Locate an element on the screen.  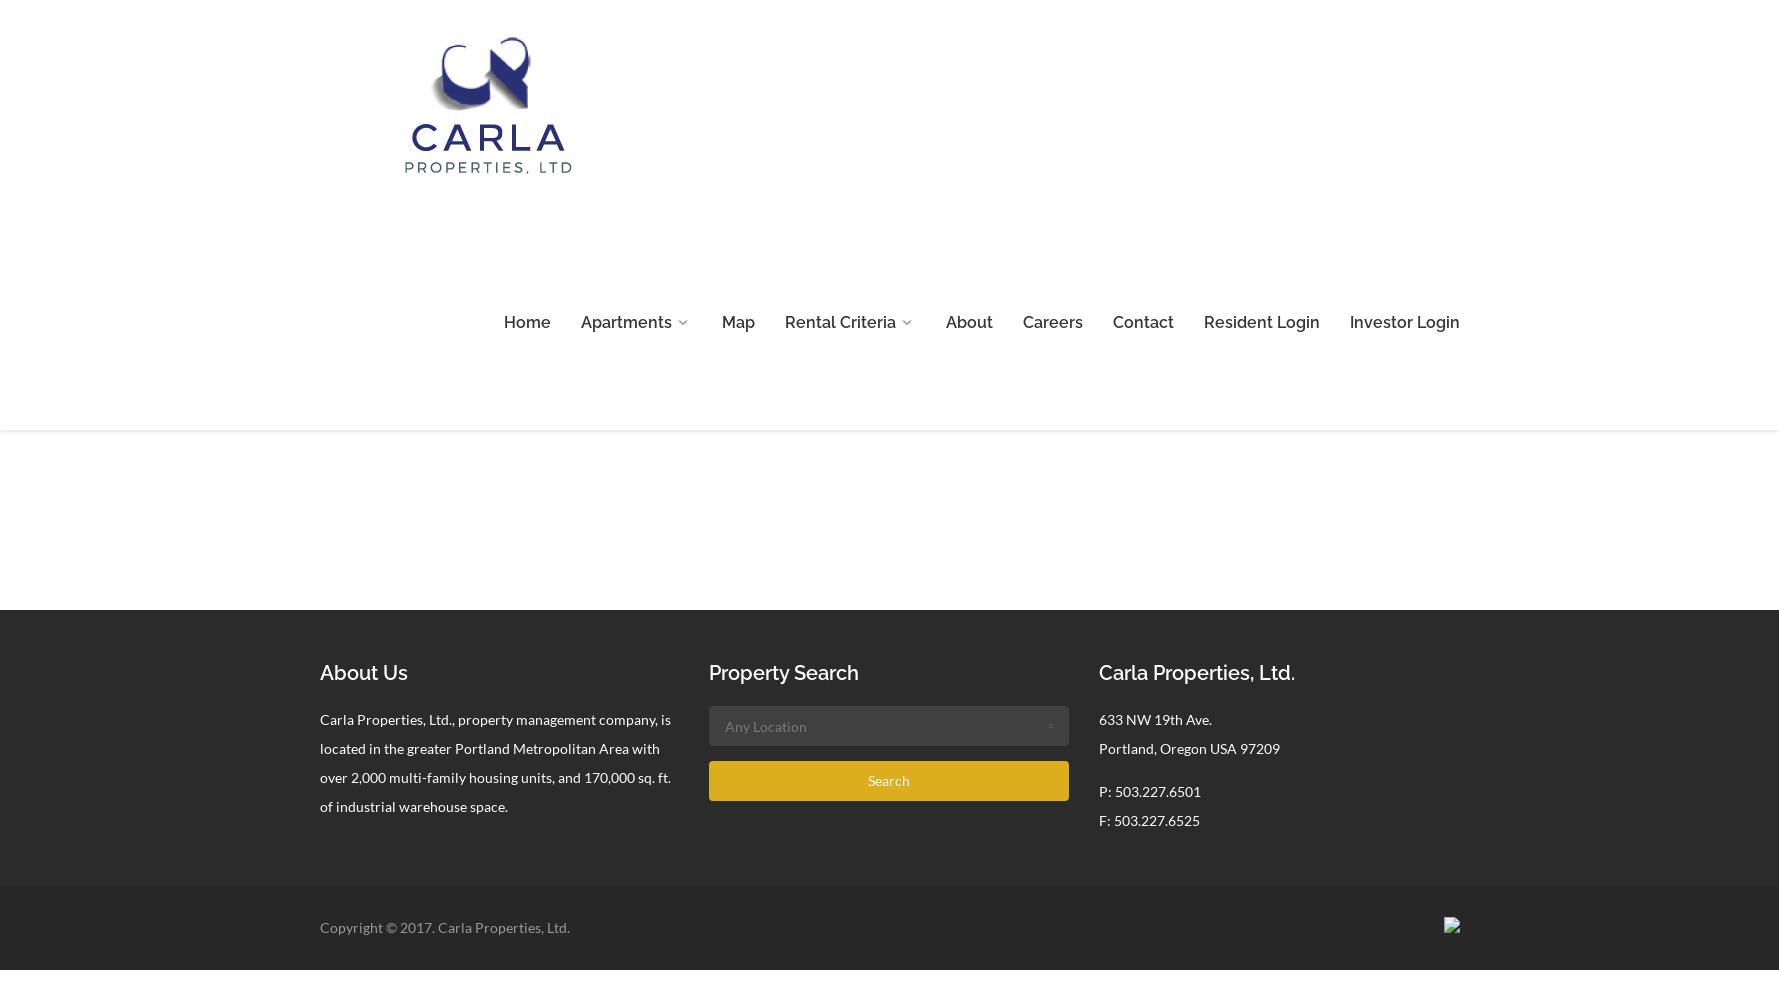
'P: 503.227.6501' is located at coordinates (1149, 791).